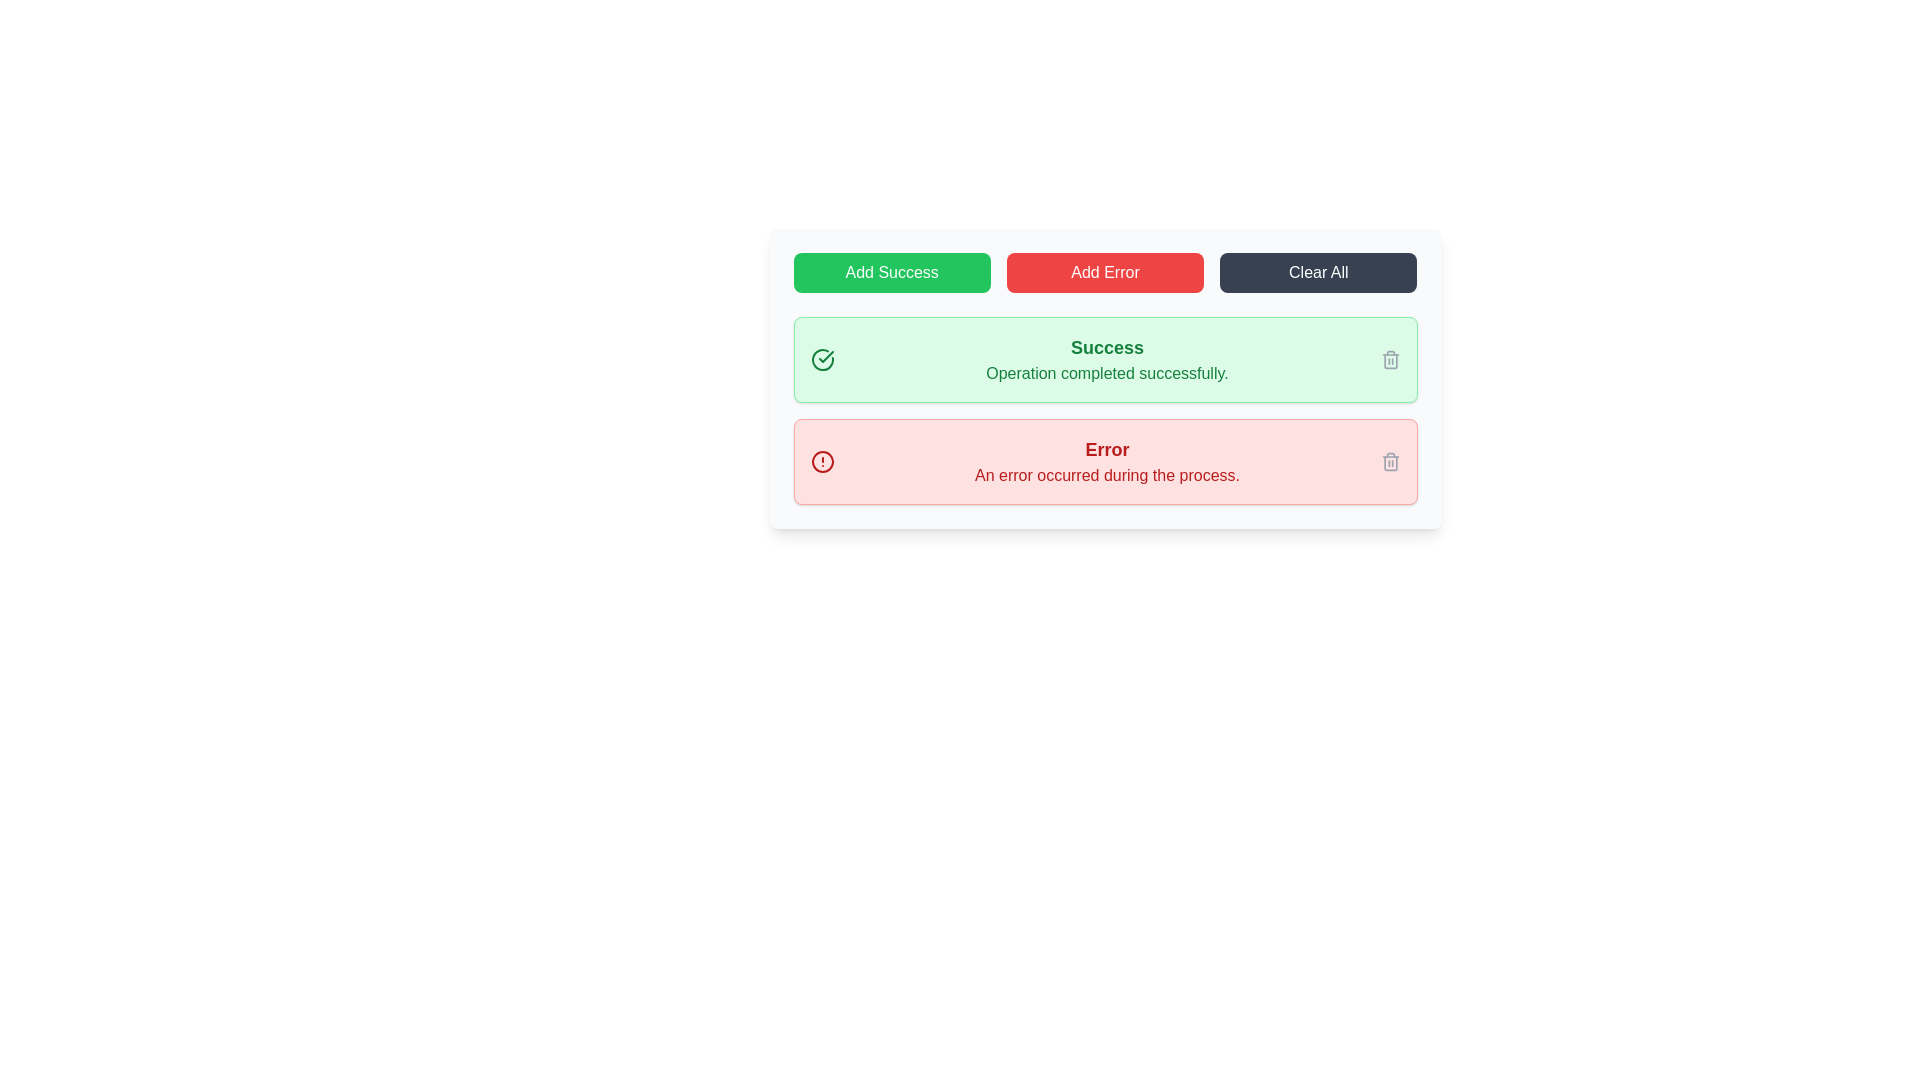 Image resolution: width=1920 pixels, height=1080 pixels. What do you see at coordinates (891, 273) in the screenshot?
I see `the success button, which is the first button in a group of three horizontally aligned buttons located in the top section of the interface` at bounding box center [891, 273].